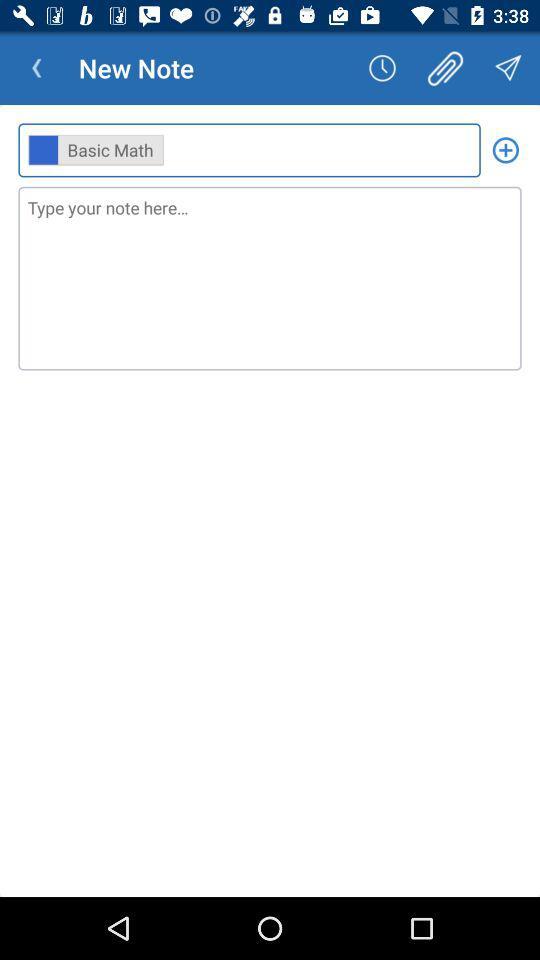  I want to click on the app next to new note, so click(382, 68).